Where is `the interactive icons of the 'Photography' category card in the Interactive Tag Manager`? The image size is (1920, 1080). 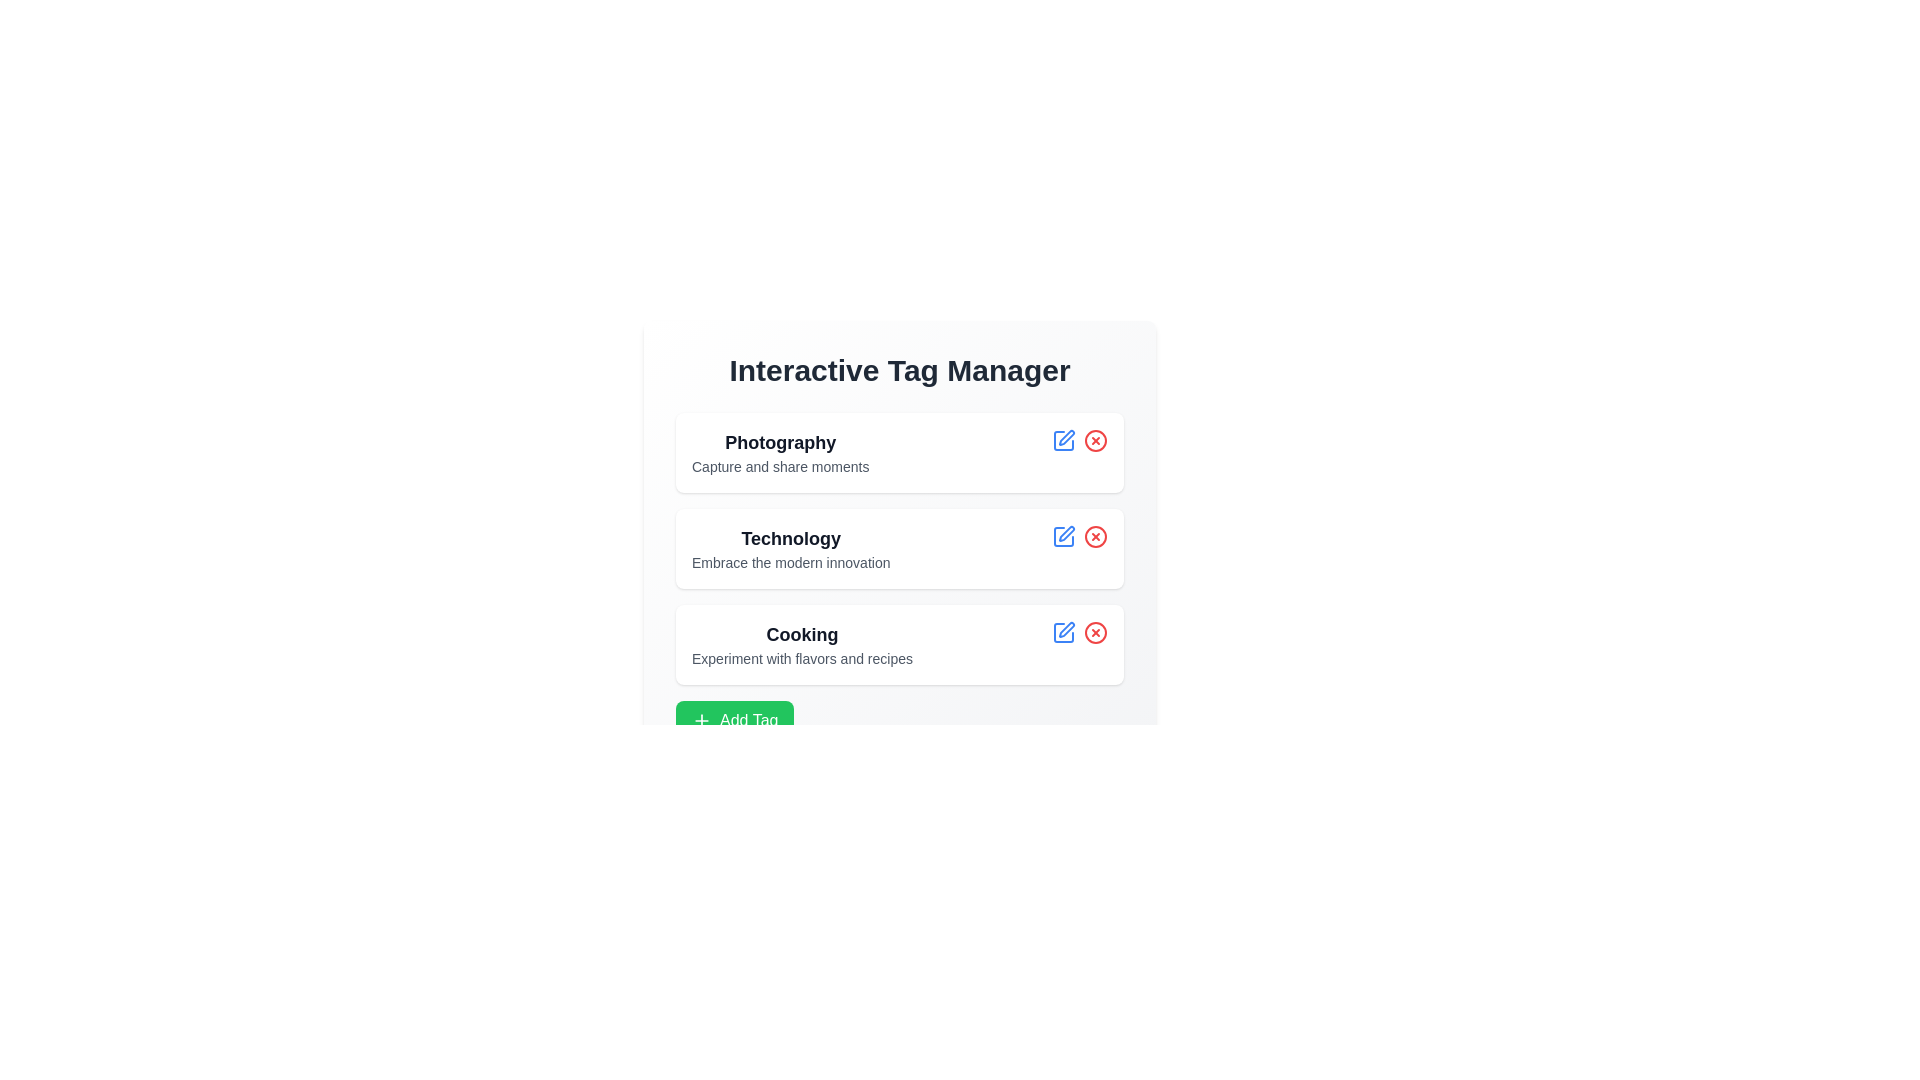 the interactive icons of the 'Photography' category card in the Interactive Tag Manager is located at coordinates (899, 452).